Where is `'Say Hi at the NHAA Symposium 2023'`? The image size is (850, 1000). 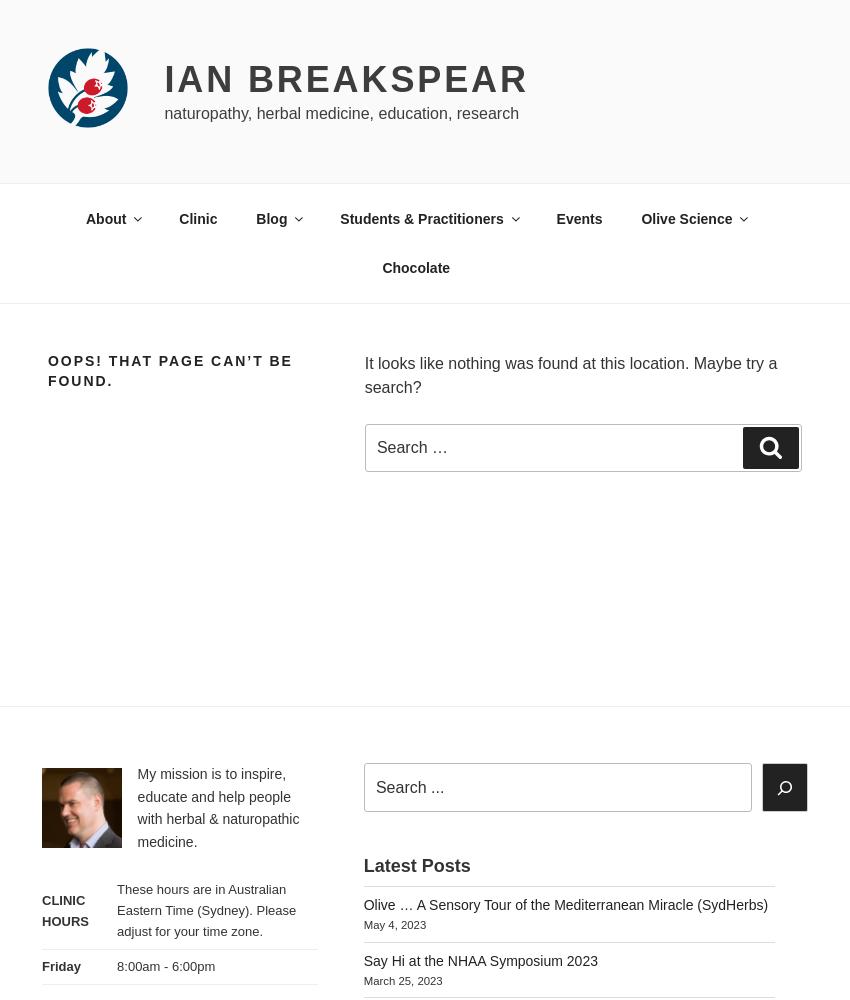 'Say Hi at the NHAA Symposium 2023' is located at coordinates (479, 959).